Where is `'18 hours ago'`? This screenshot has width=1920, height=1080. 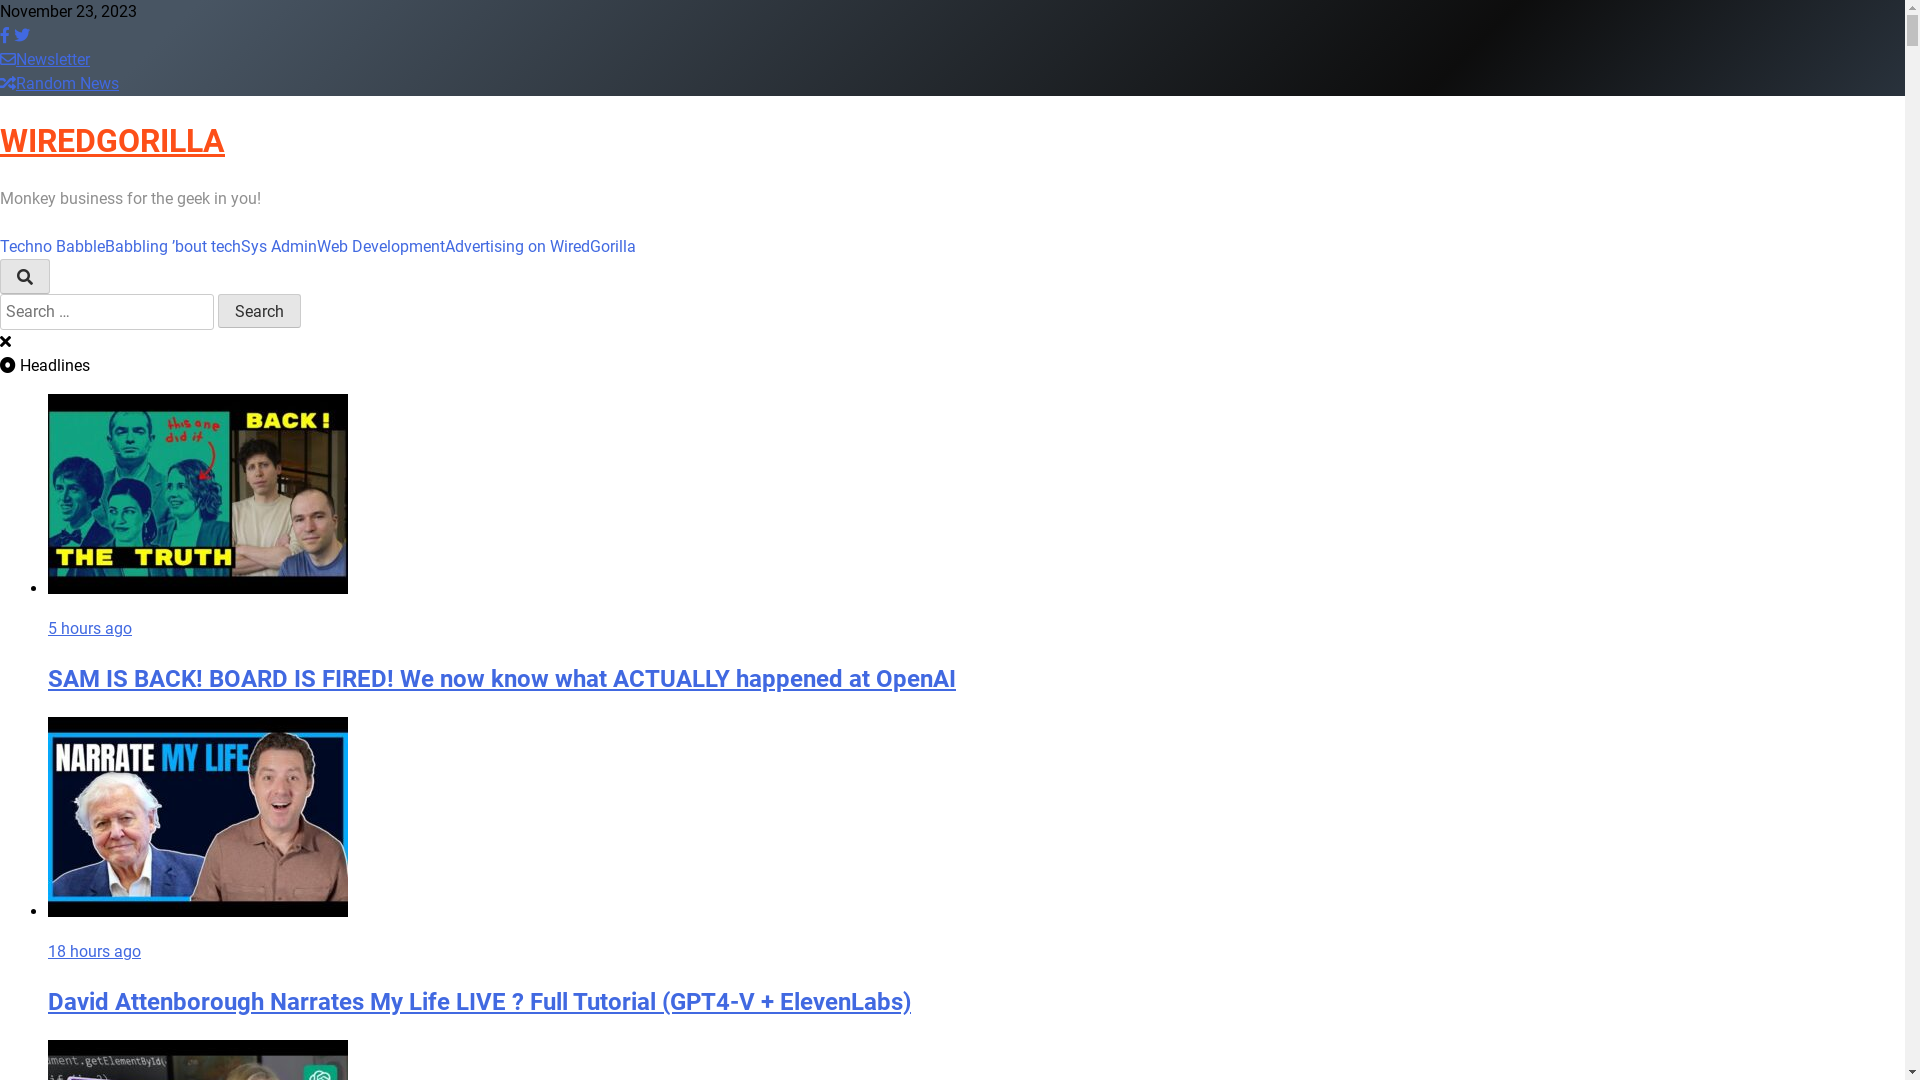
'18 hours ago' is located at coordinates (93, 950).